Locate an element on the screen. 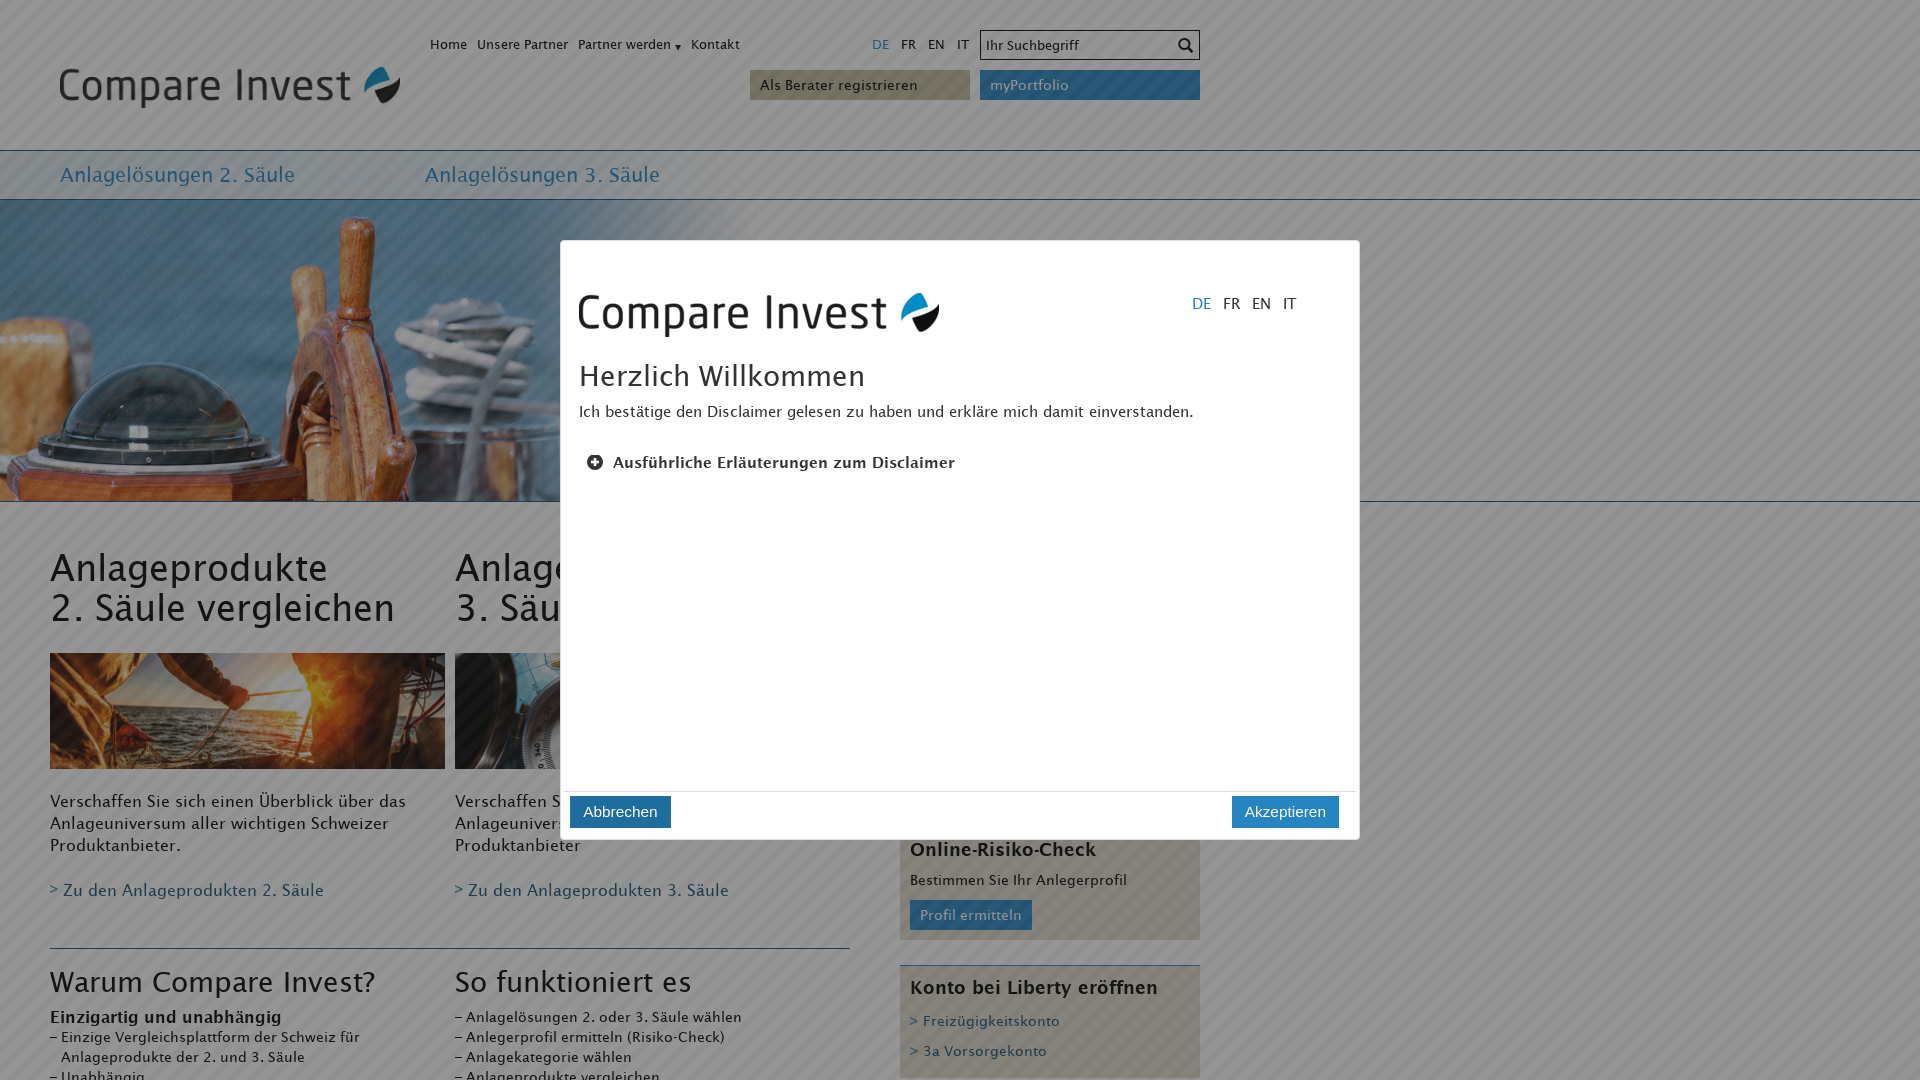 Image resolution: width=1920 pixels, height=1080 pixels. 'FR' is located at coordinates (1224, 303).